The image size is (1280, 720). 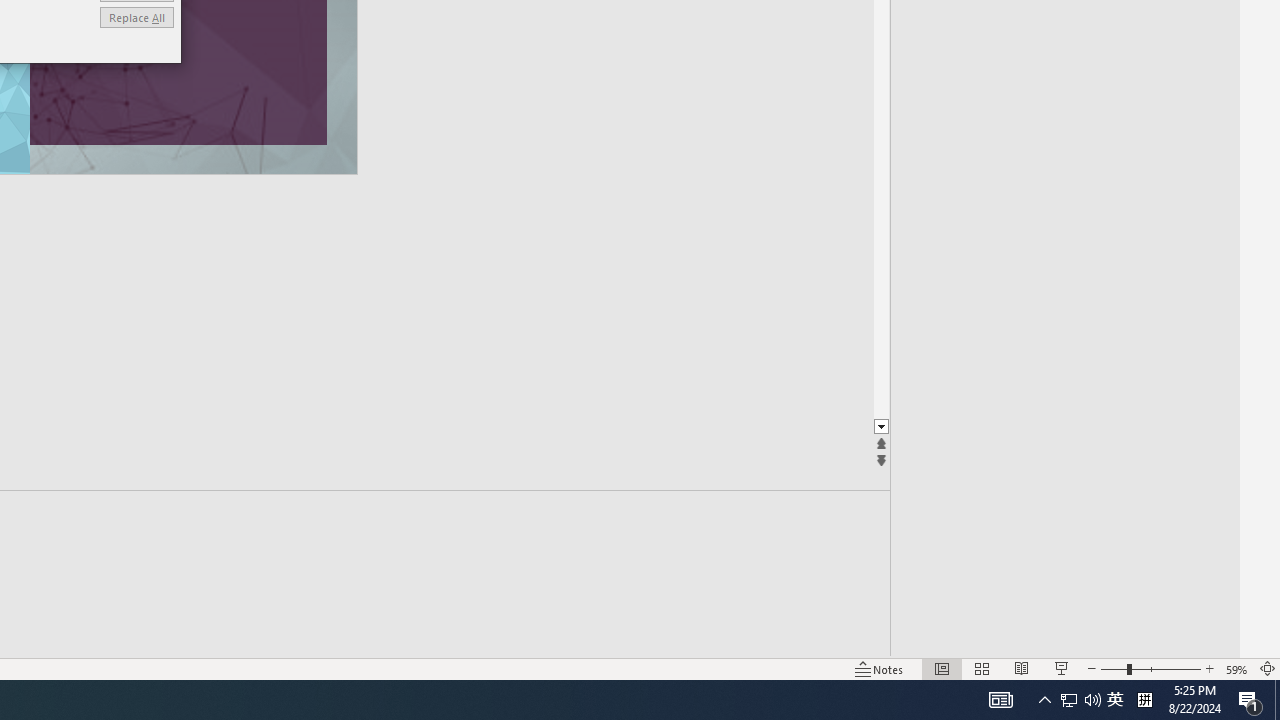 What do you see at coordinates (1092, 698) in the screenshot?
I see `'Q2790: 100%'` at bounding box center [1092, 698].